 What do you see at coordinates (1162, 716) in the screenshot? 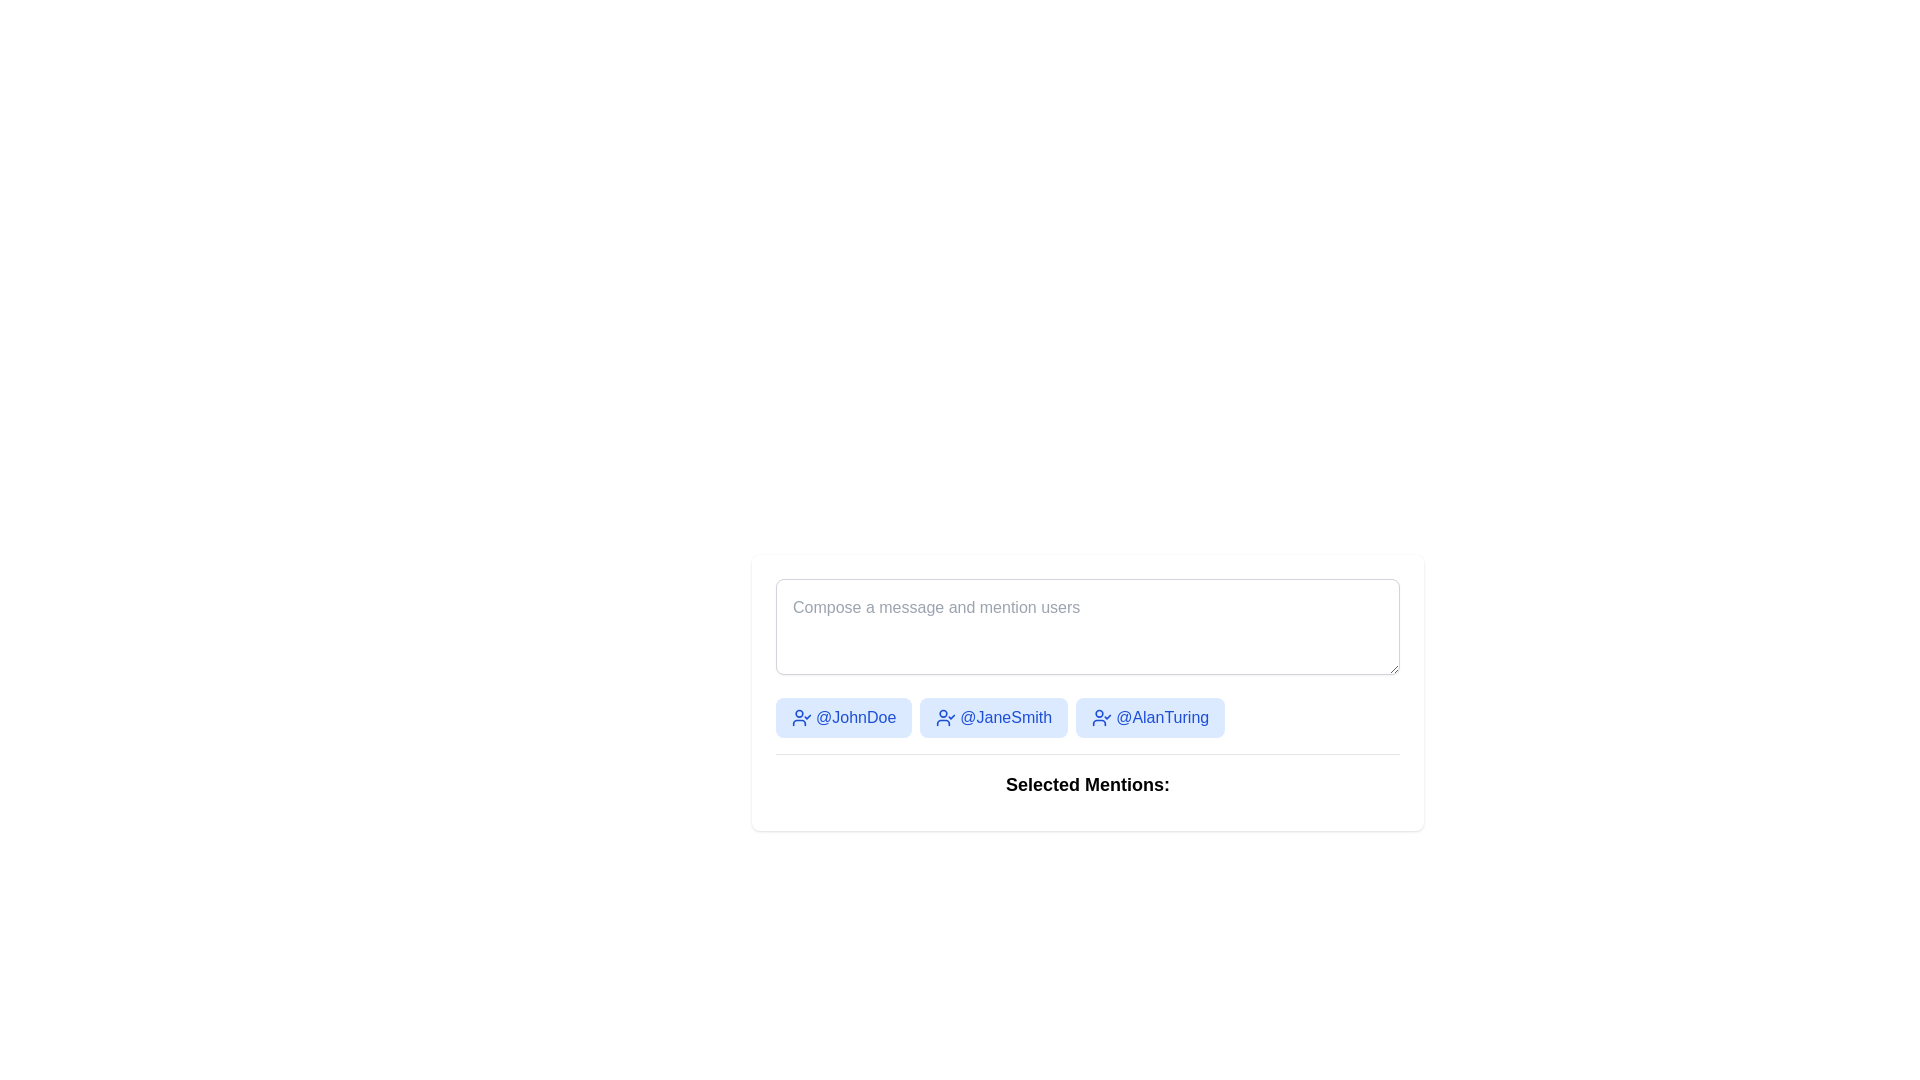
I see `the selectable mention tag displaying the username '@AlanTuring' in bold blue text within a light blue bubble` at bounding box center [1162, 716].